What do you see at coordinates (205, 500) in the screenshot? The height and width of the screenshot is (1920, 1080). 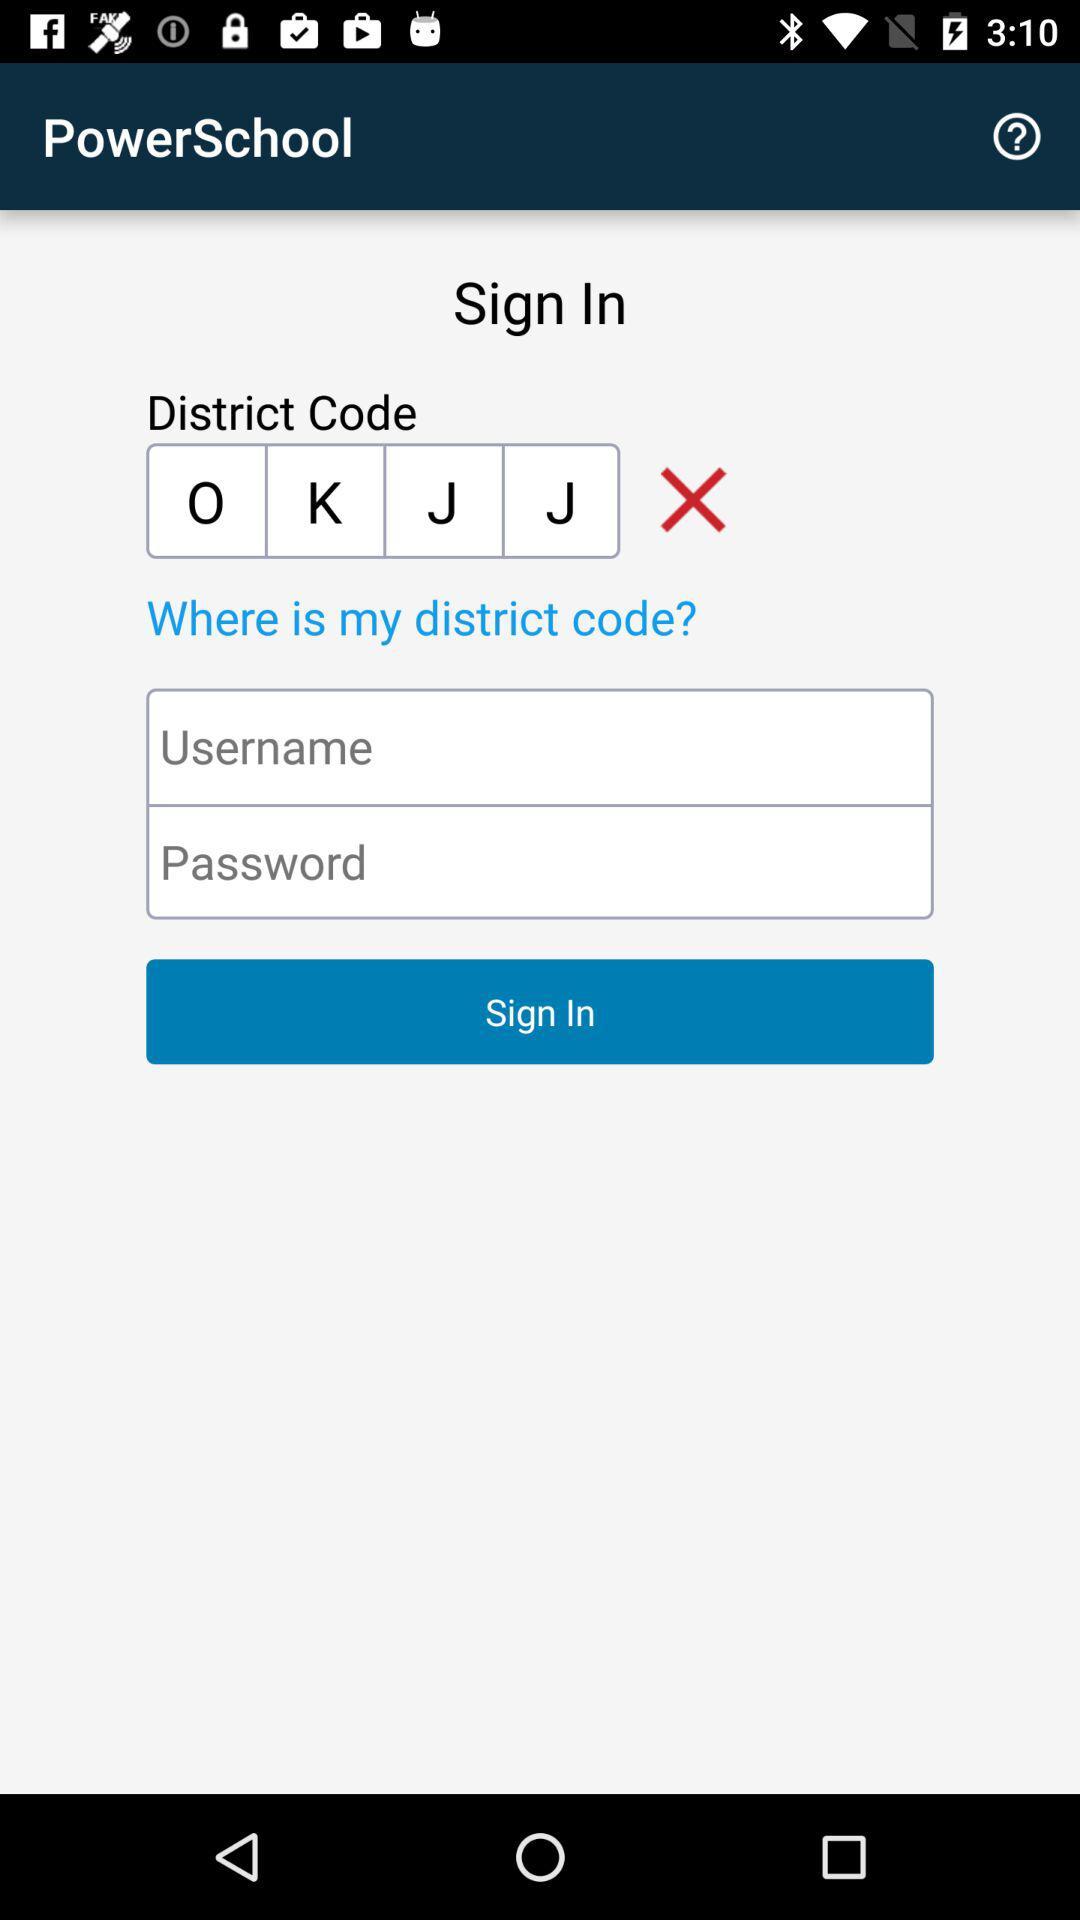 I see `the o` at bounding box center [205, 500].